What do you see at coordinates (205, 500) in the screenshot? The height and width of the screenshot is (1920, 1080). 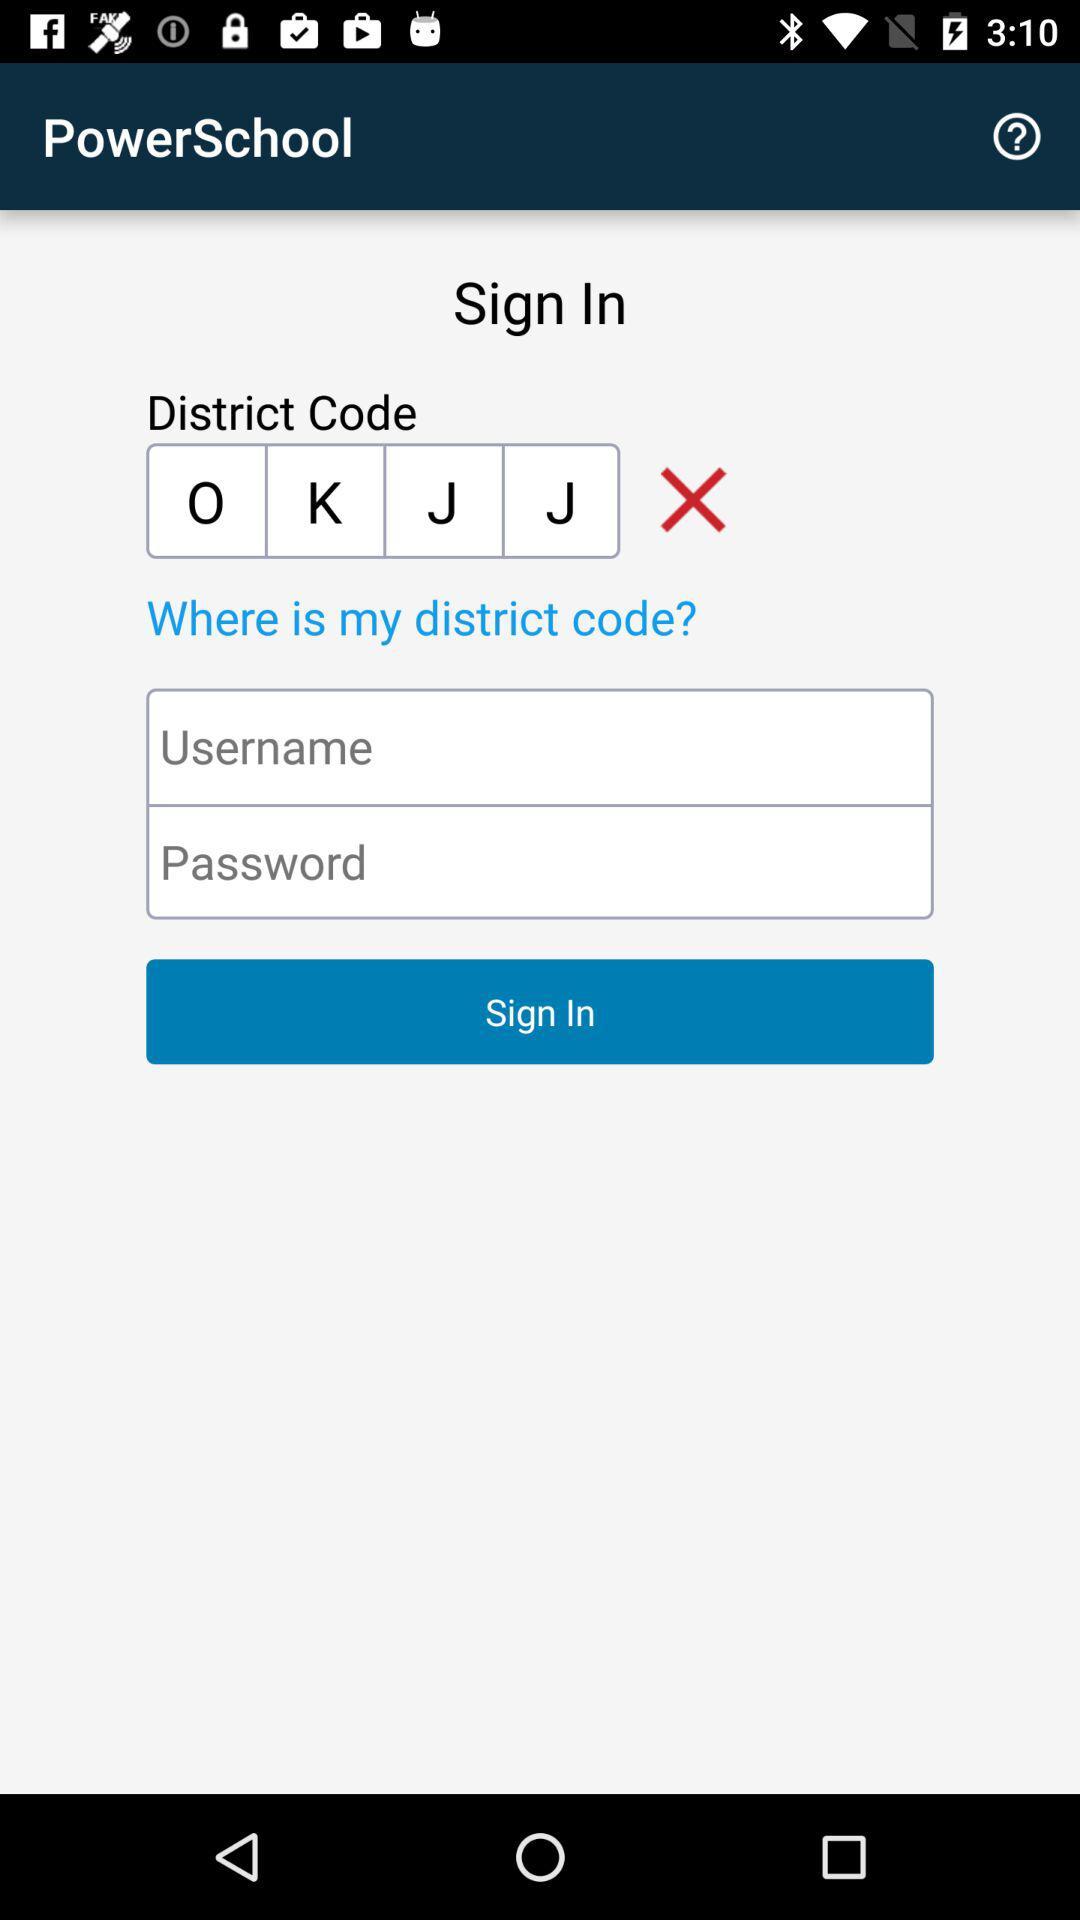 I see `the o` at bounding box center [205, 500].